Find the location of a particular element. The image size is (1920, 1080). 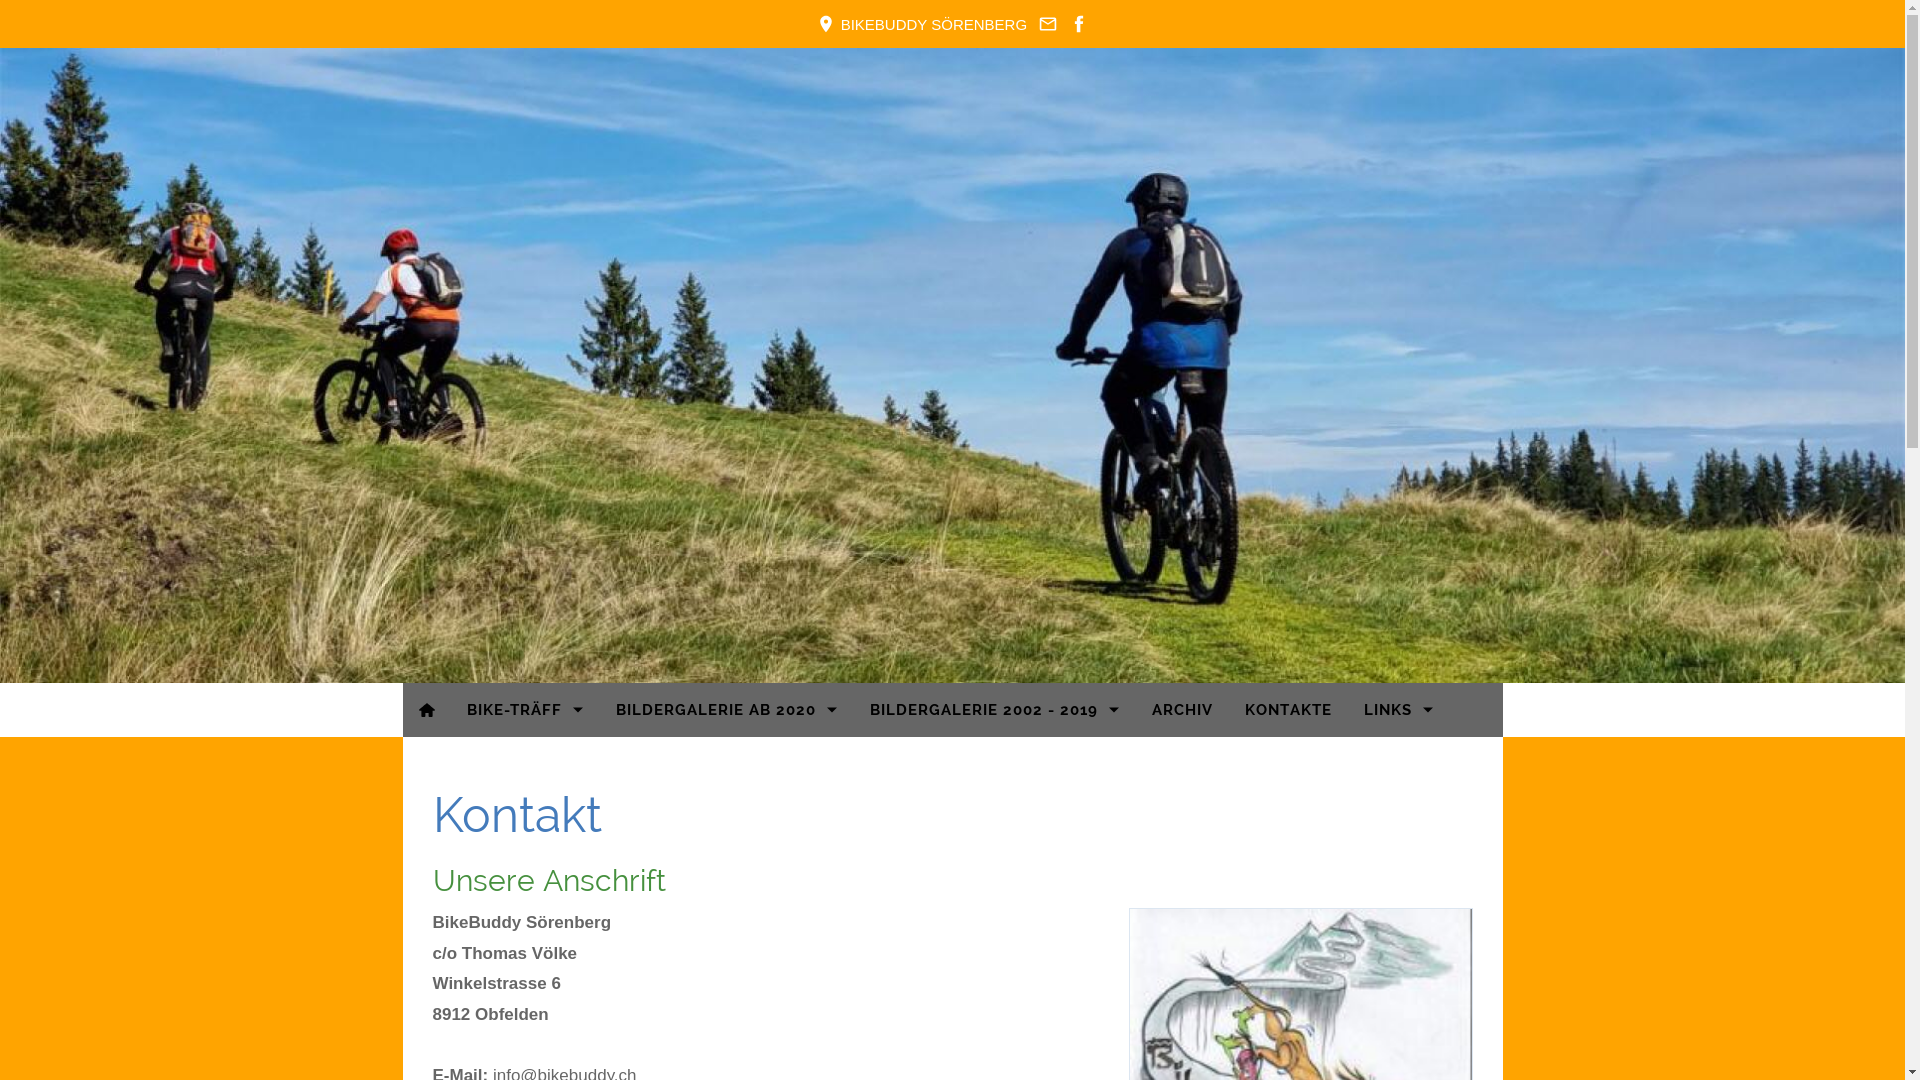

'BILDERGALERIE AB 2020' is located at coordinates (725, 708).